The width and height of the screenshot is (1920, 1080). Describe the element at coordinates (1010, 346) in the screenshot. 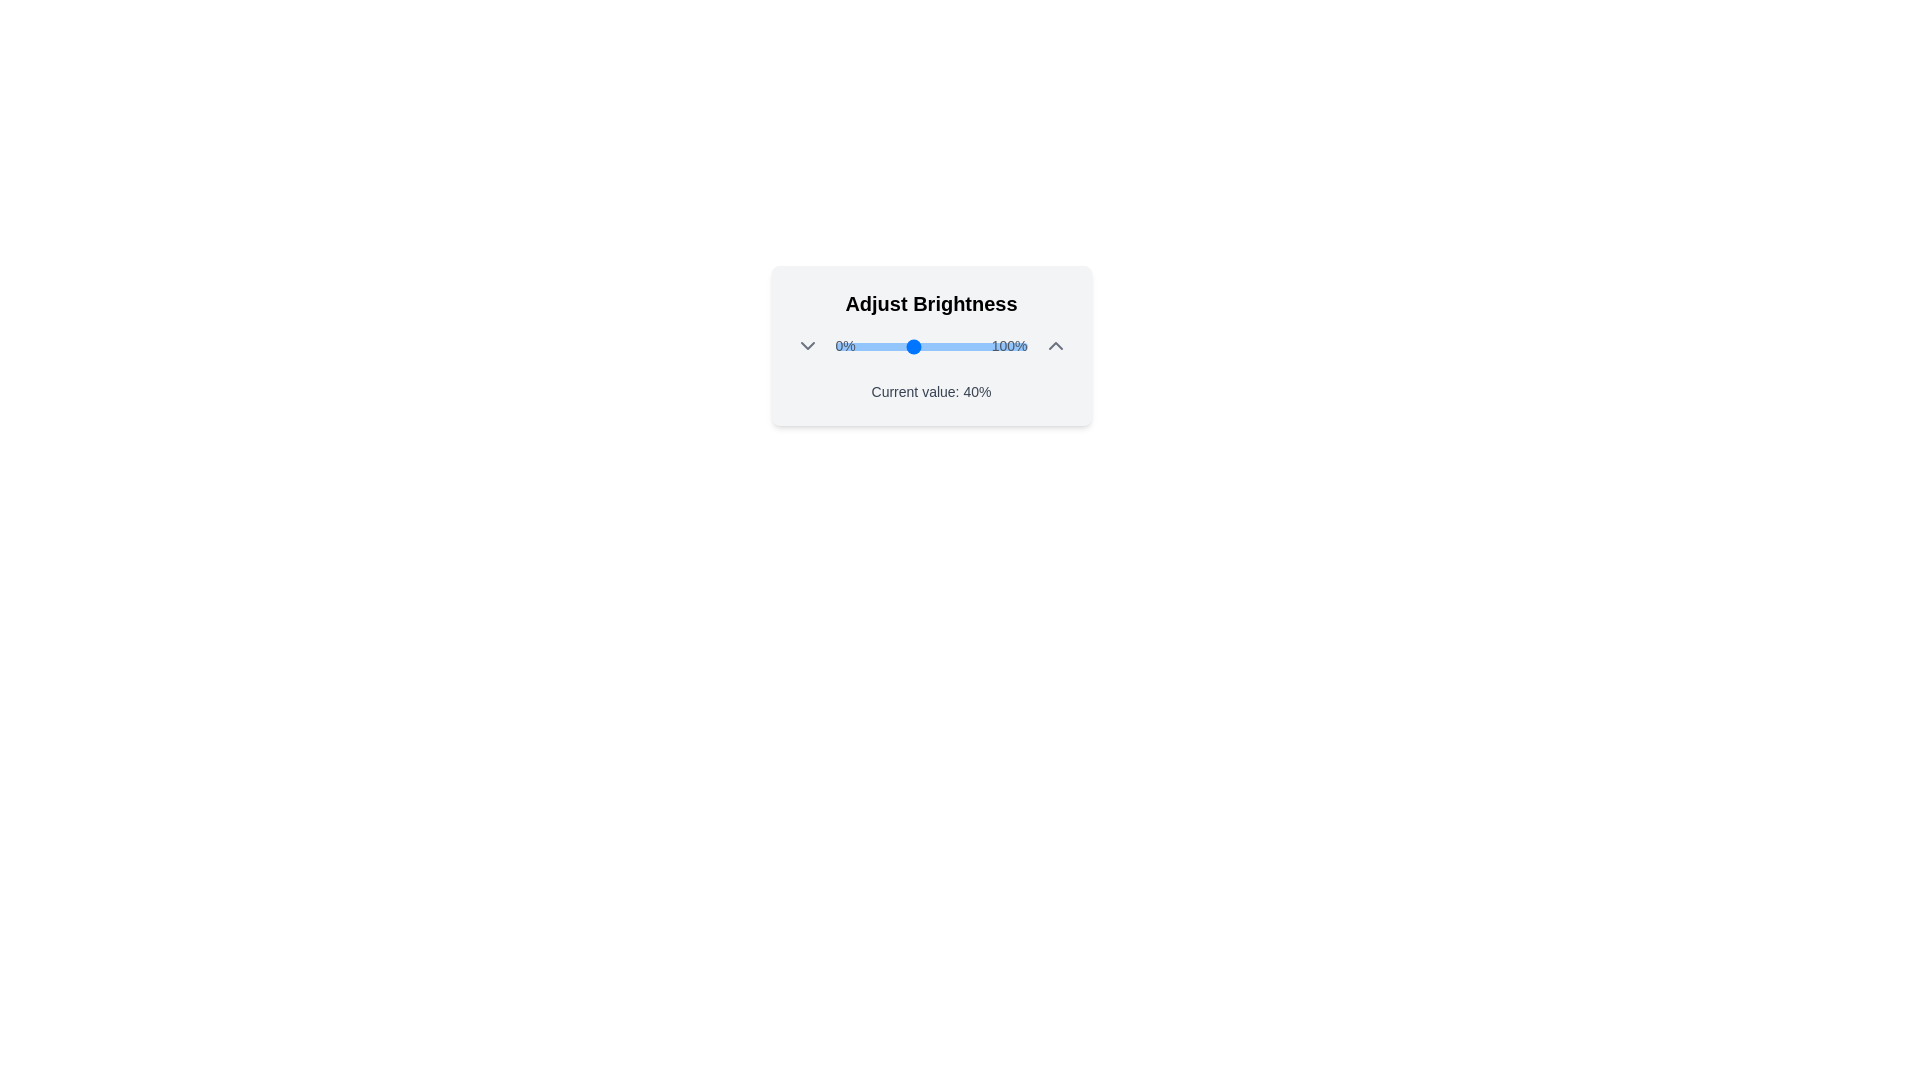

I see `brightness` at that location.